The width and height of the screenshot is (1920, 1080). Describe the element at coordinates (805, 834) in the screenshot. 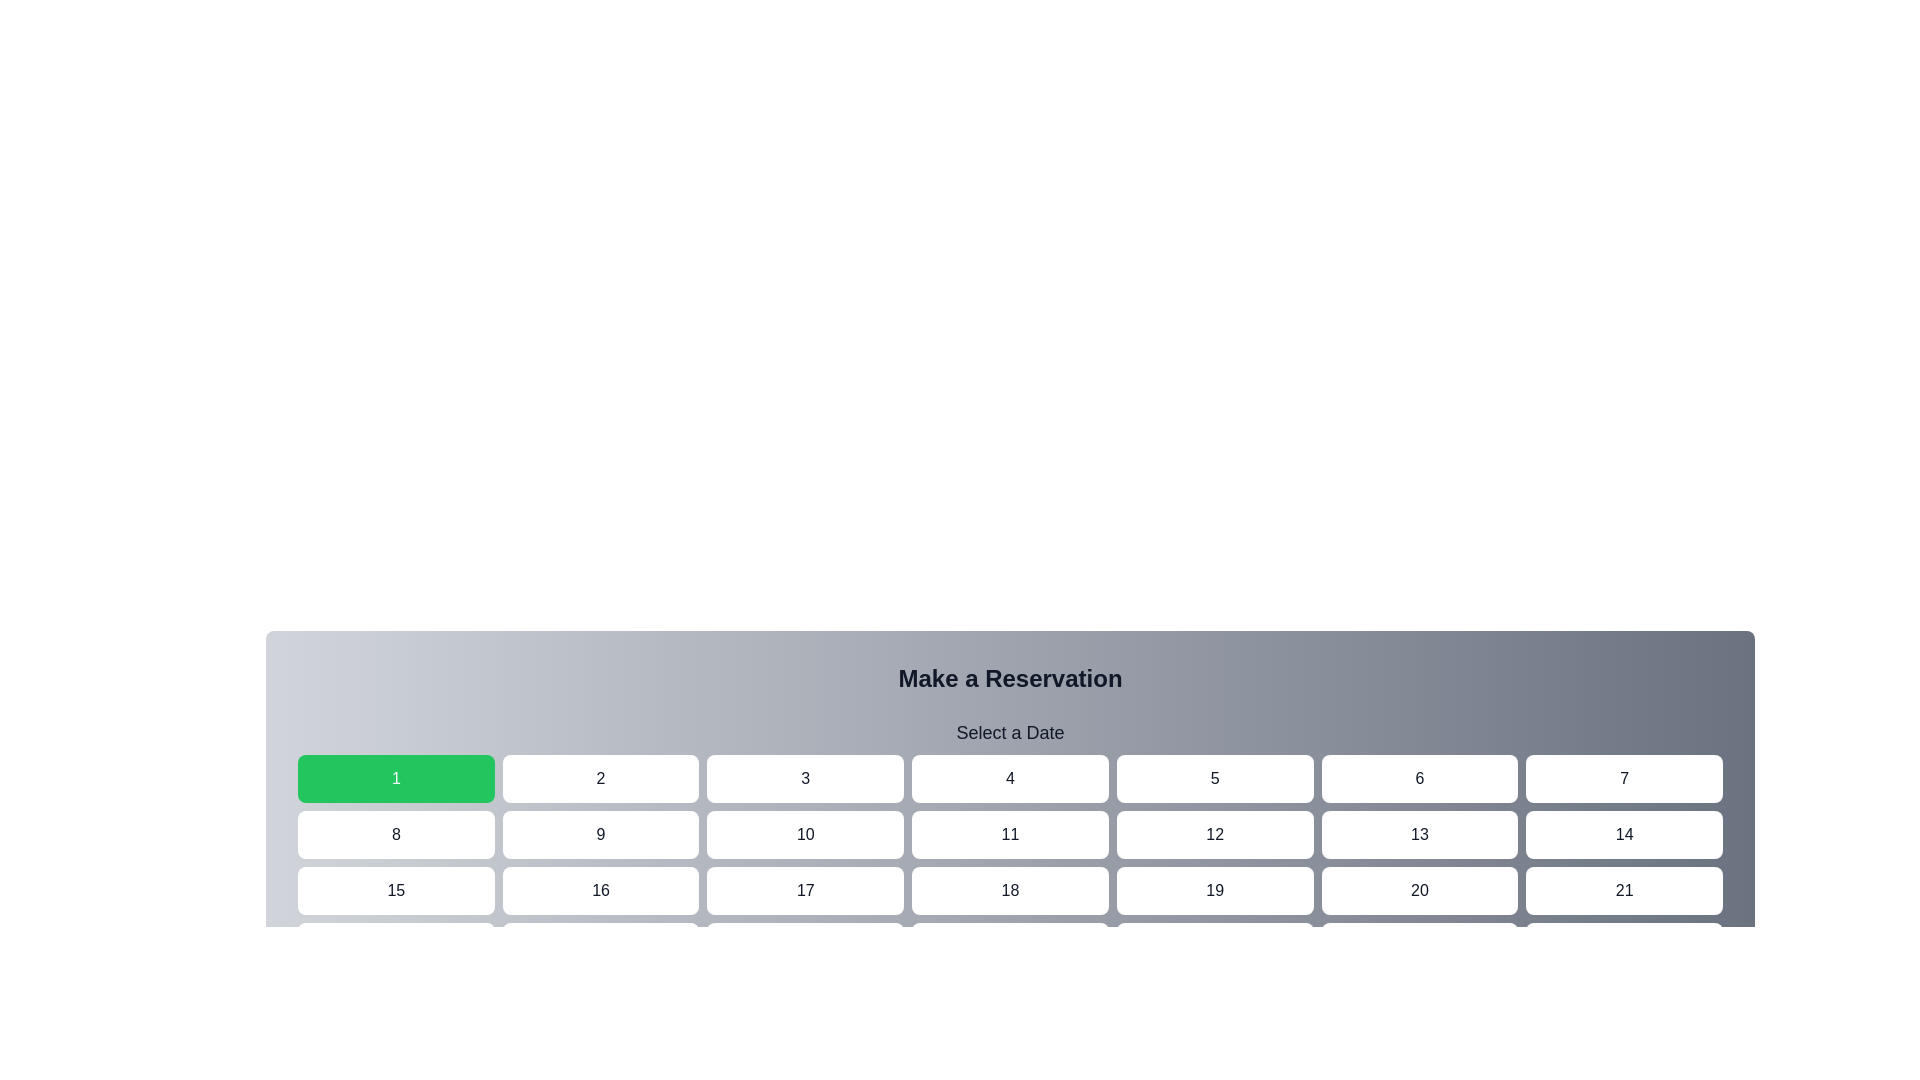

I see `the rectangular button with rounded edges that has the centered black text '10'` at that location.